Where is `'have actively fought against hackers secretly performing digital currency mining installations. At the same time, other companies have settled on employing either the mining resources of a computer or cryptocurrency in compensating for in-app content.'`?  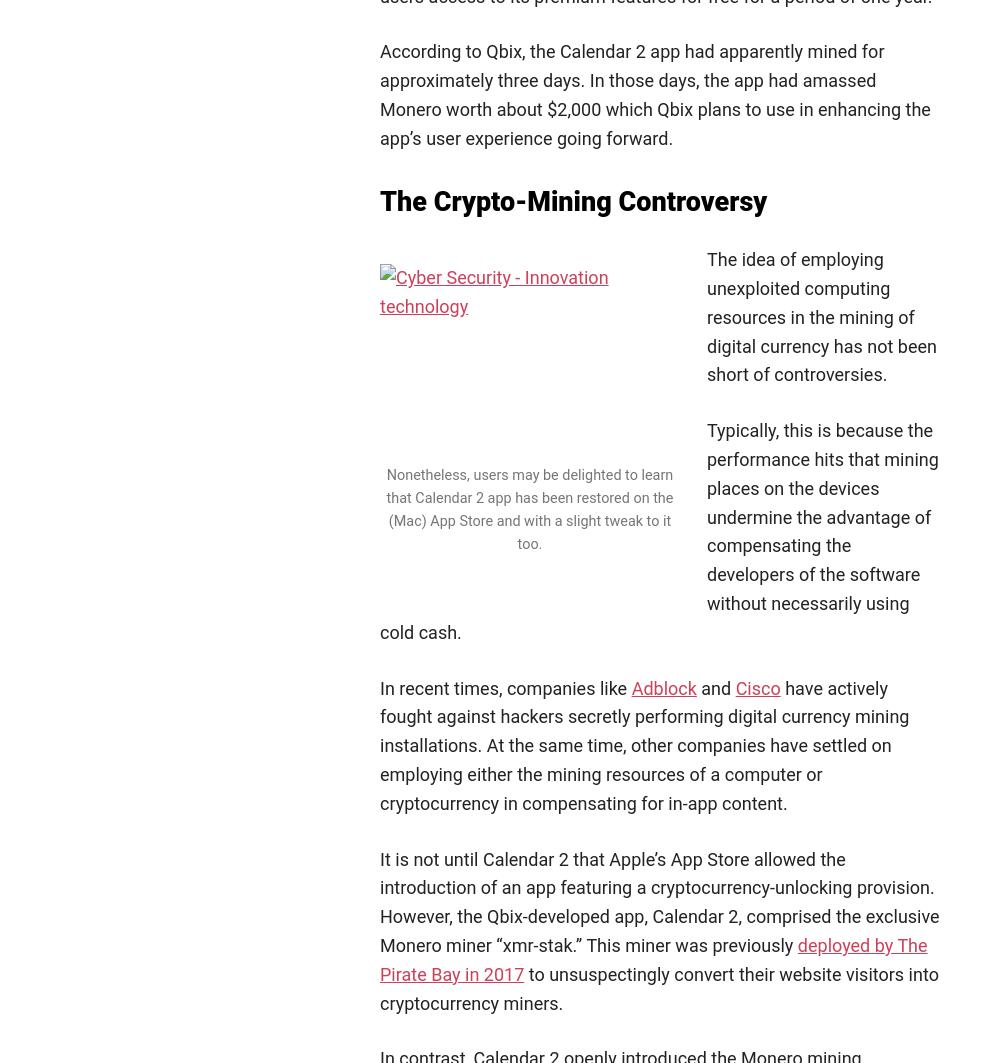 'have actively fought against hackers secretly performing digital currency mining installations. At the same time, other companies have settled on employing either the mining resources of a computer or cryptocurrency in compensating for in-app content.' is located at coordinates (644, 743).